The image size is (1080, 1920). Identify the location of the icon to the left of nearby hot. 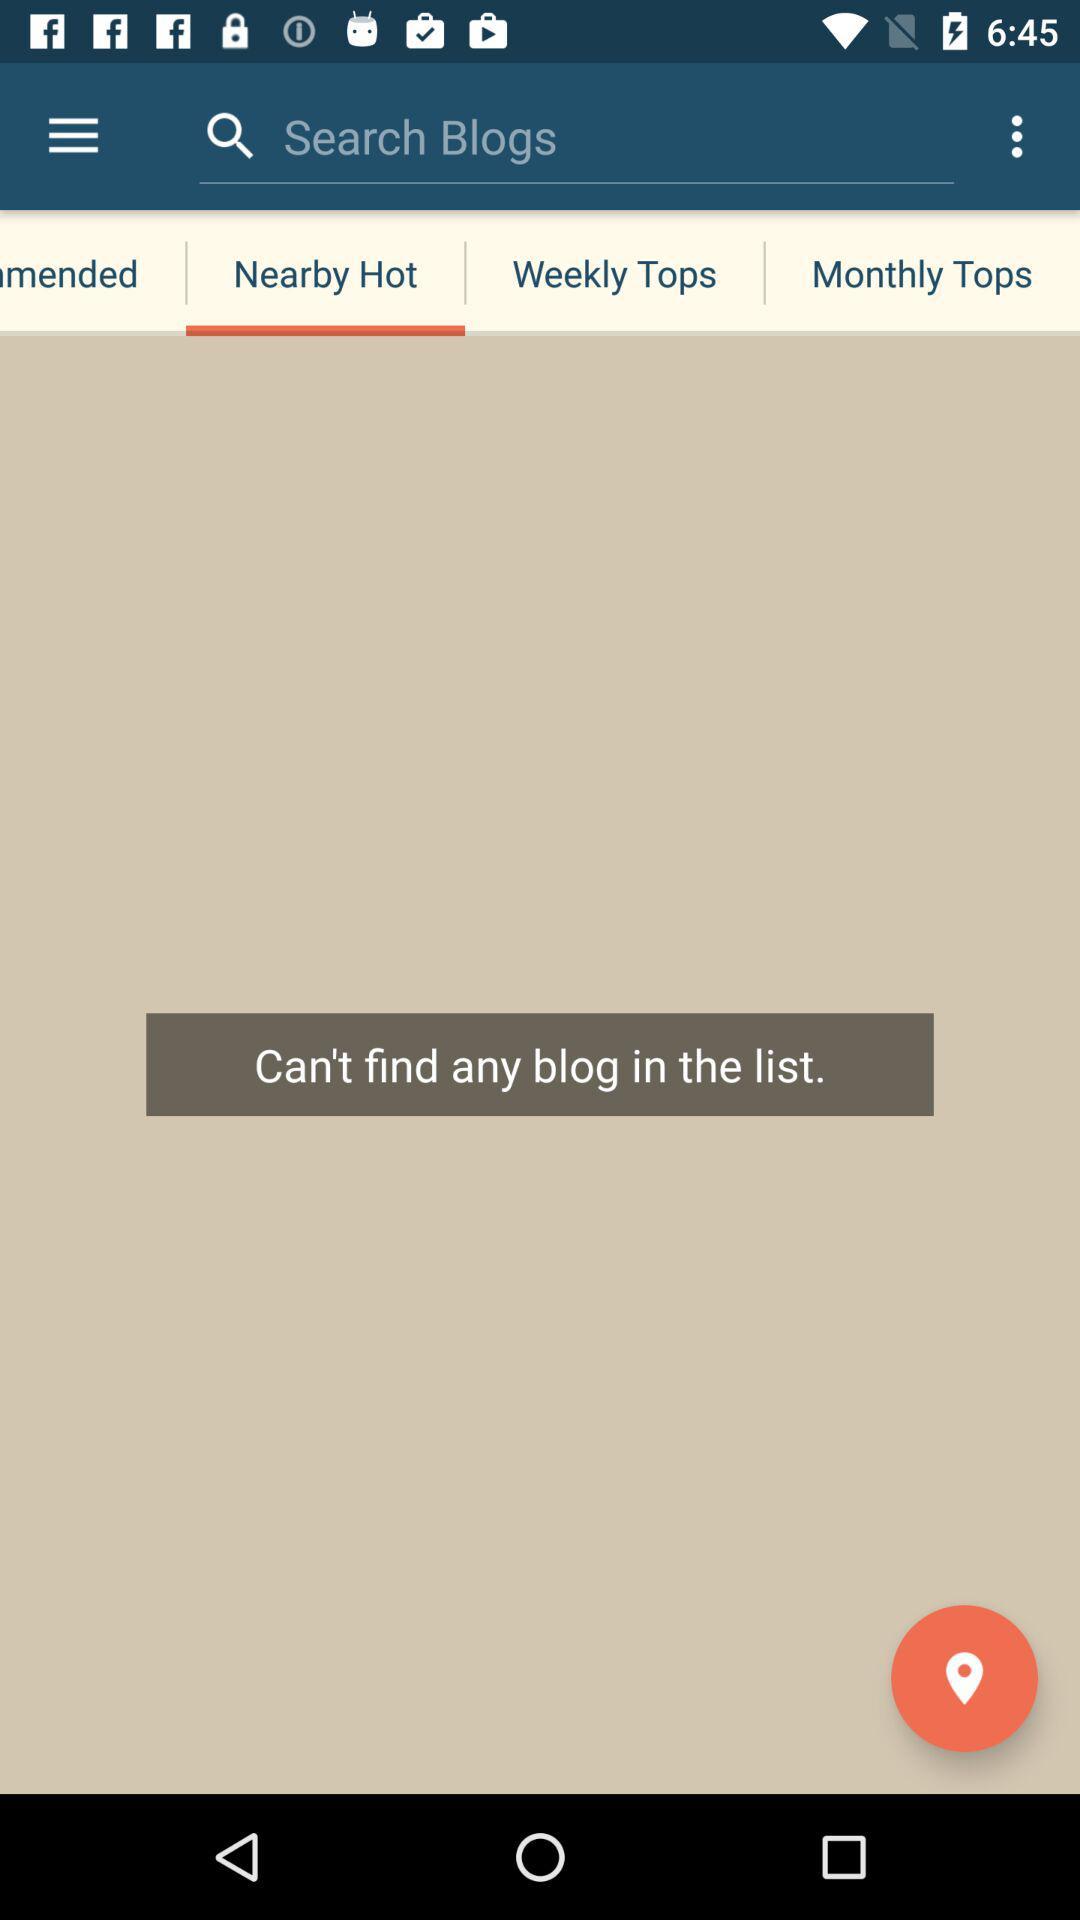
(72, 135).